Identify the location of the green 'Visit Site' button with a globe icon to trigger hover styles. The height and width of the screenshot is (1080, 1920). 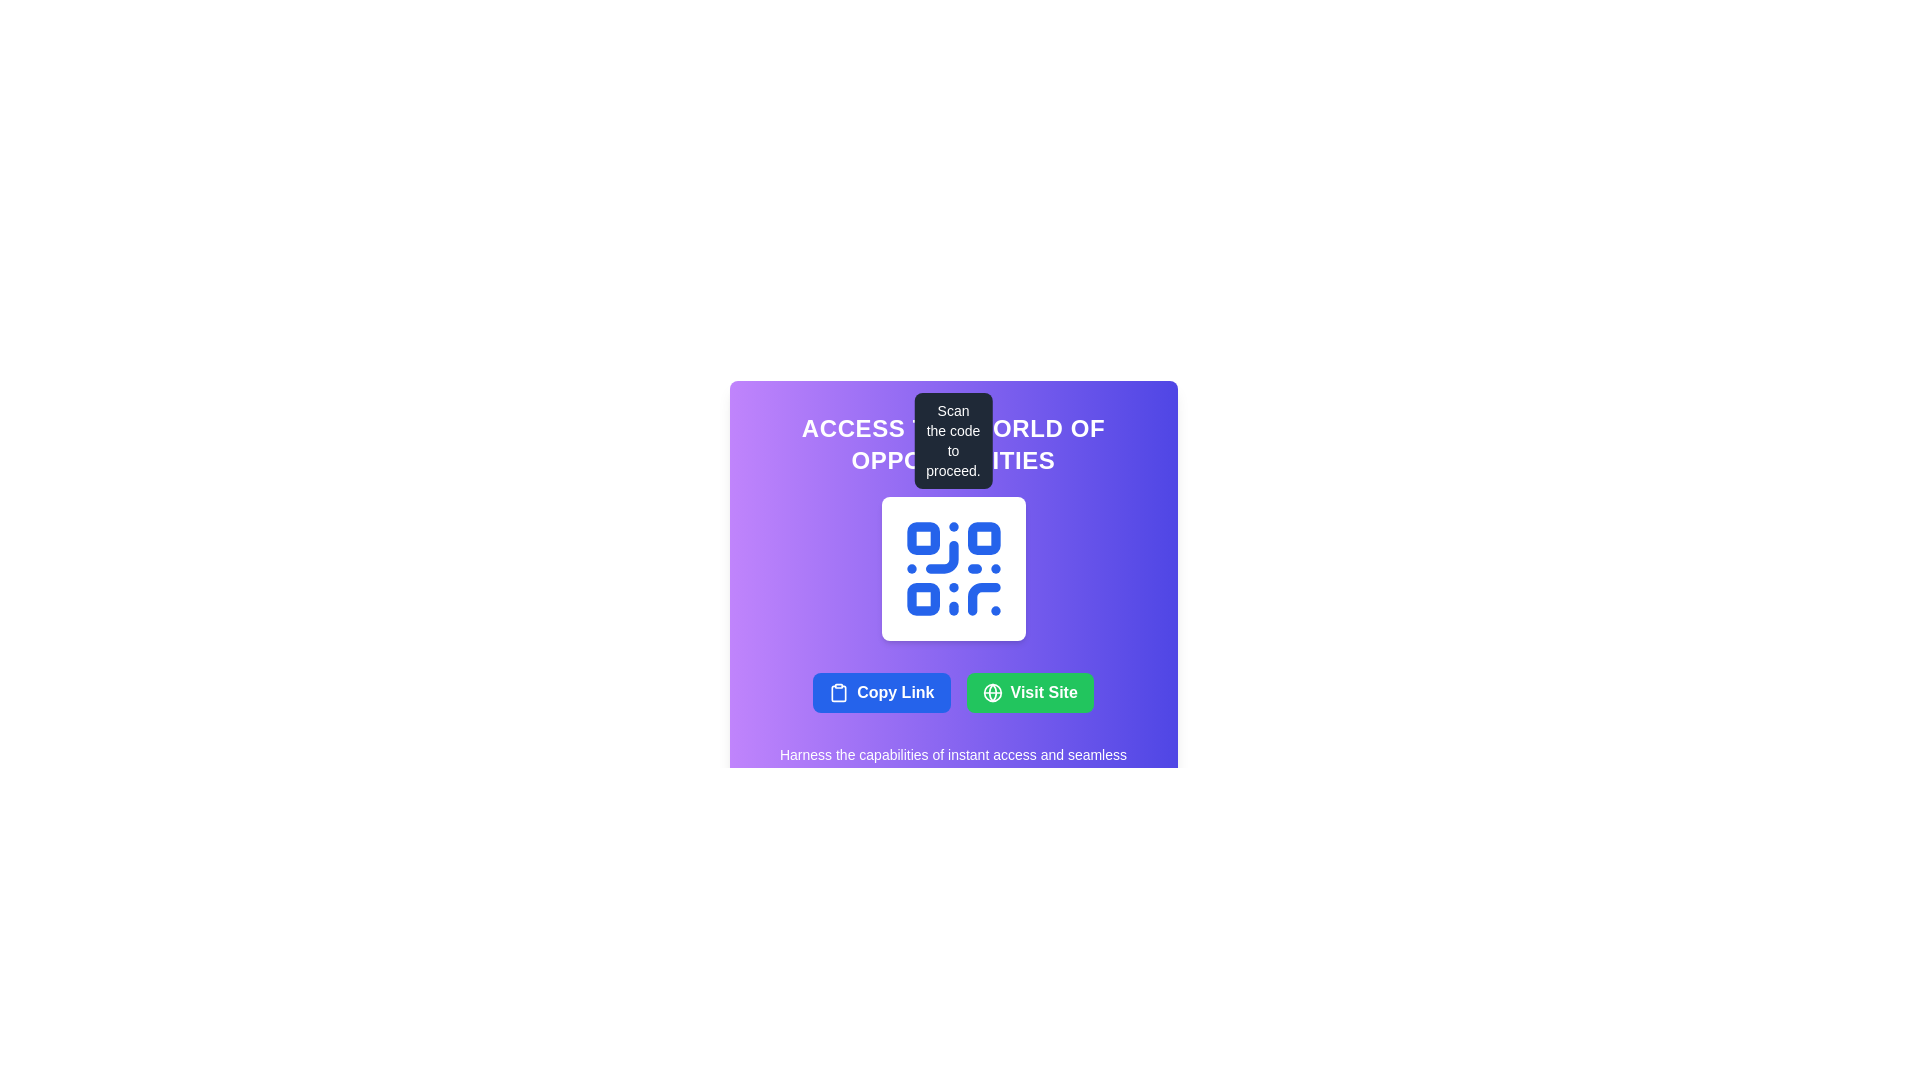
(1030, 692).